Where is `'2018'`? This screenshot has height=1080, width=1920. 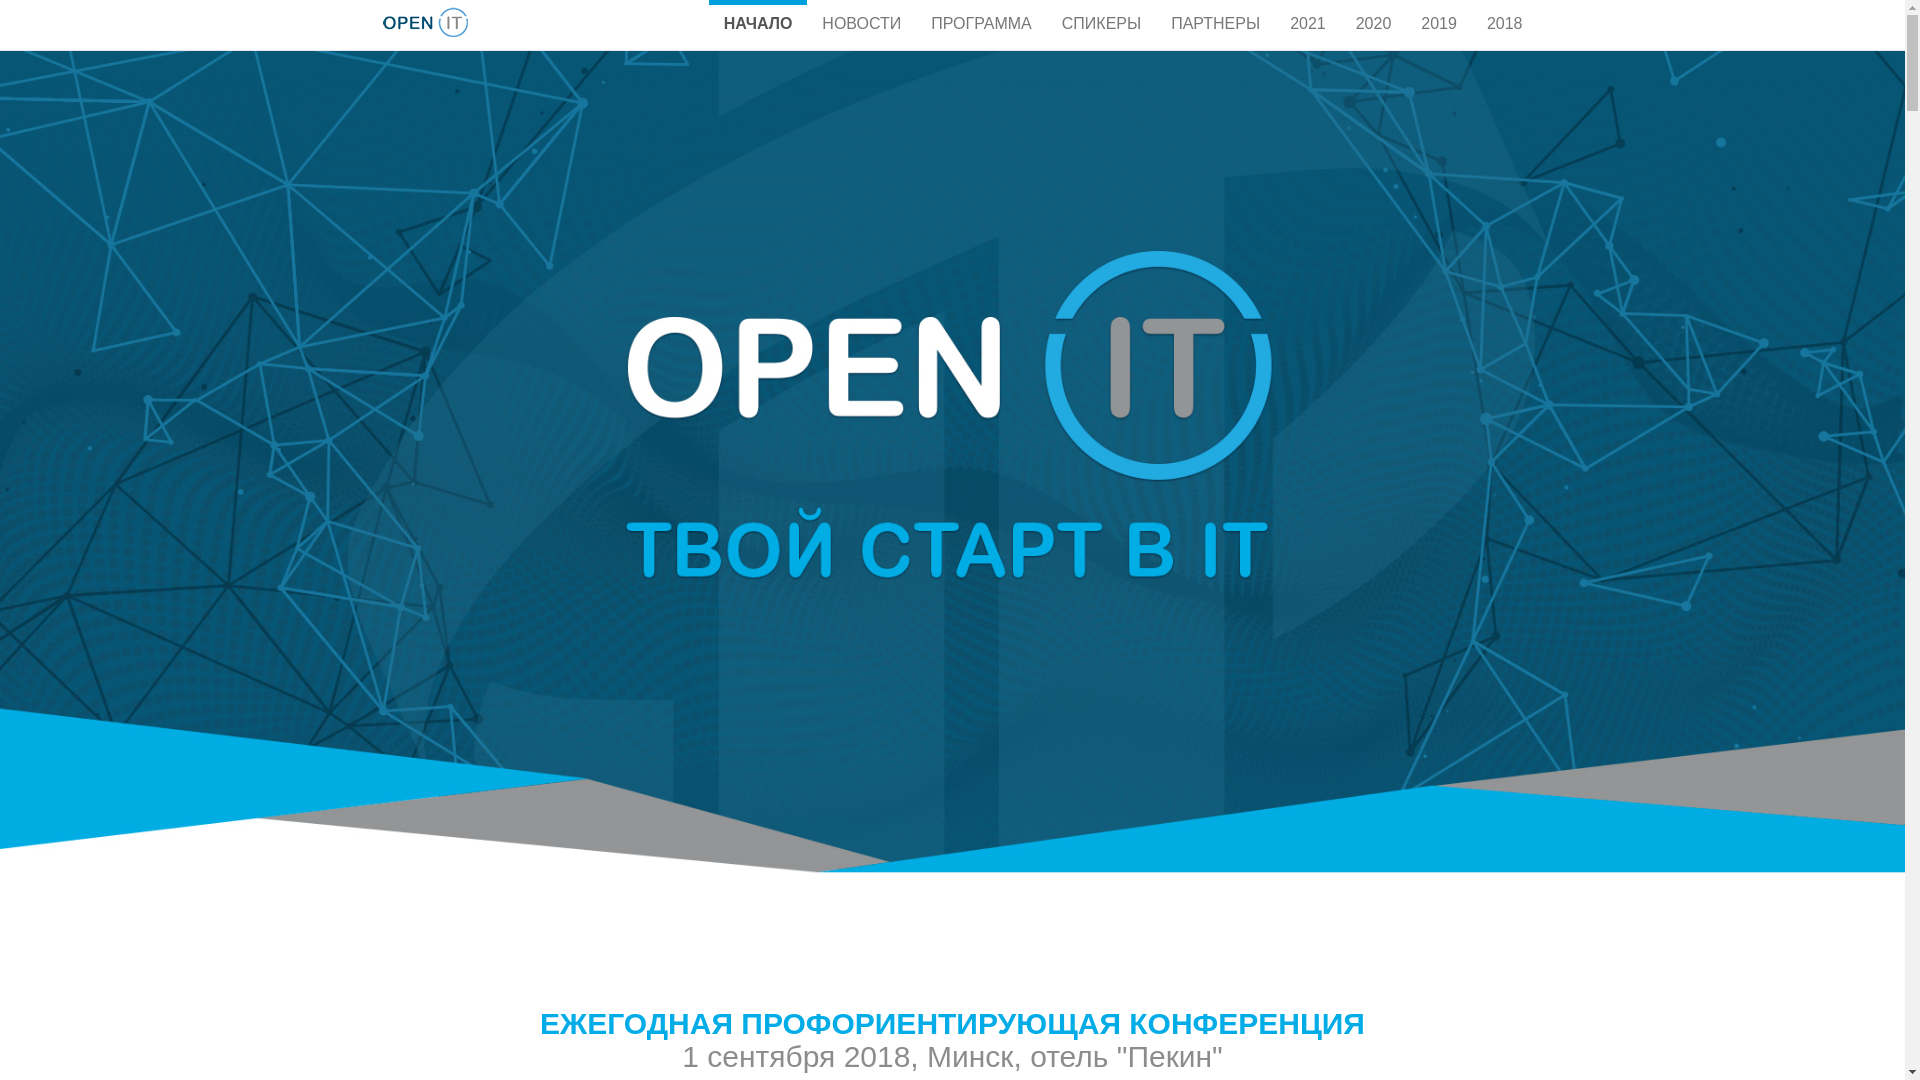
'2018' is located at coordinates (1505, 22).